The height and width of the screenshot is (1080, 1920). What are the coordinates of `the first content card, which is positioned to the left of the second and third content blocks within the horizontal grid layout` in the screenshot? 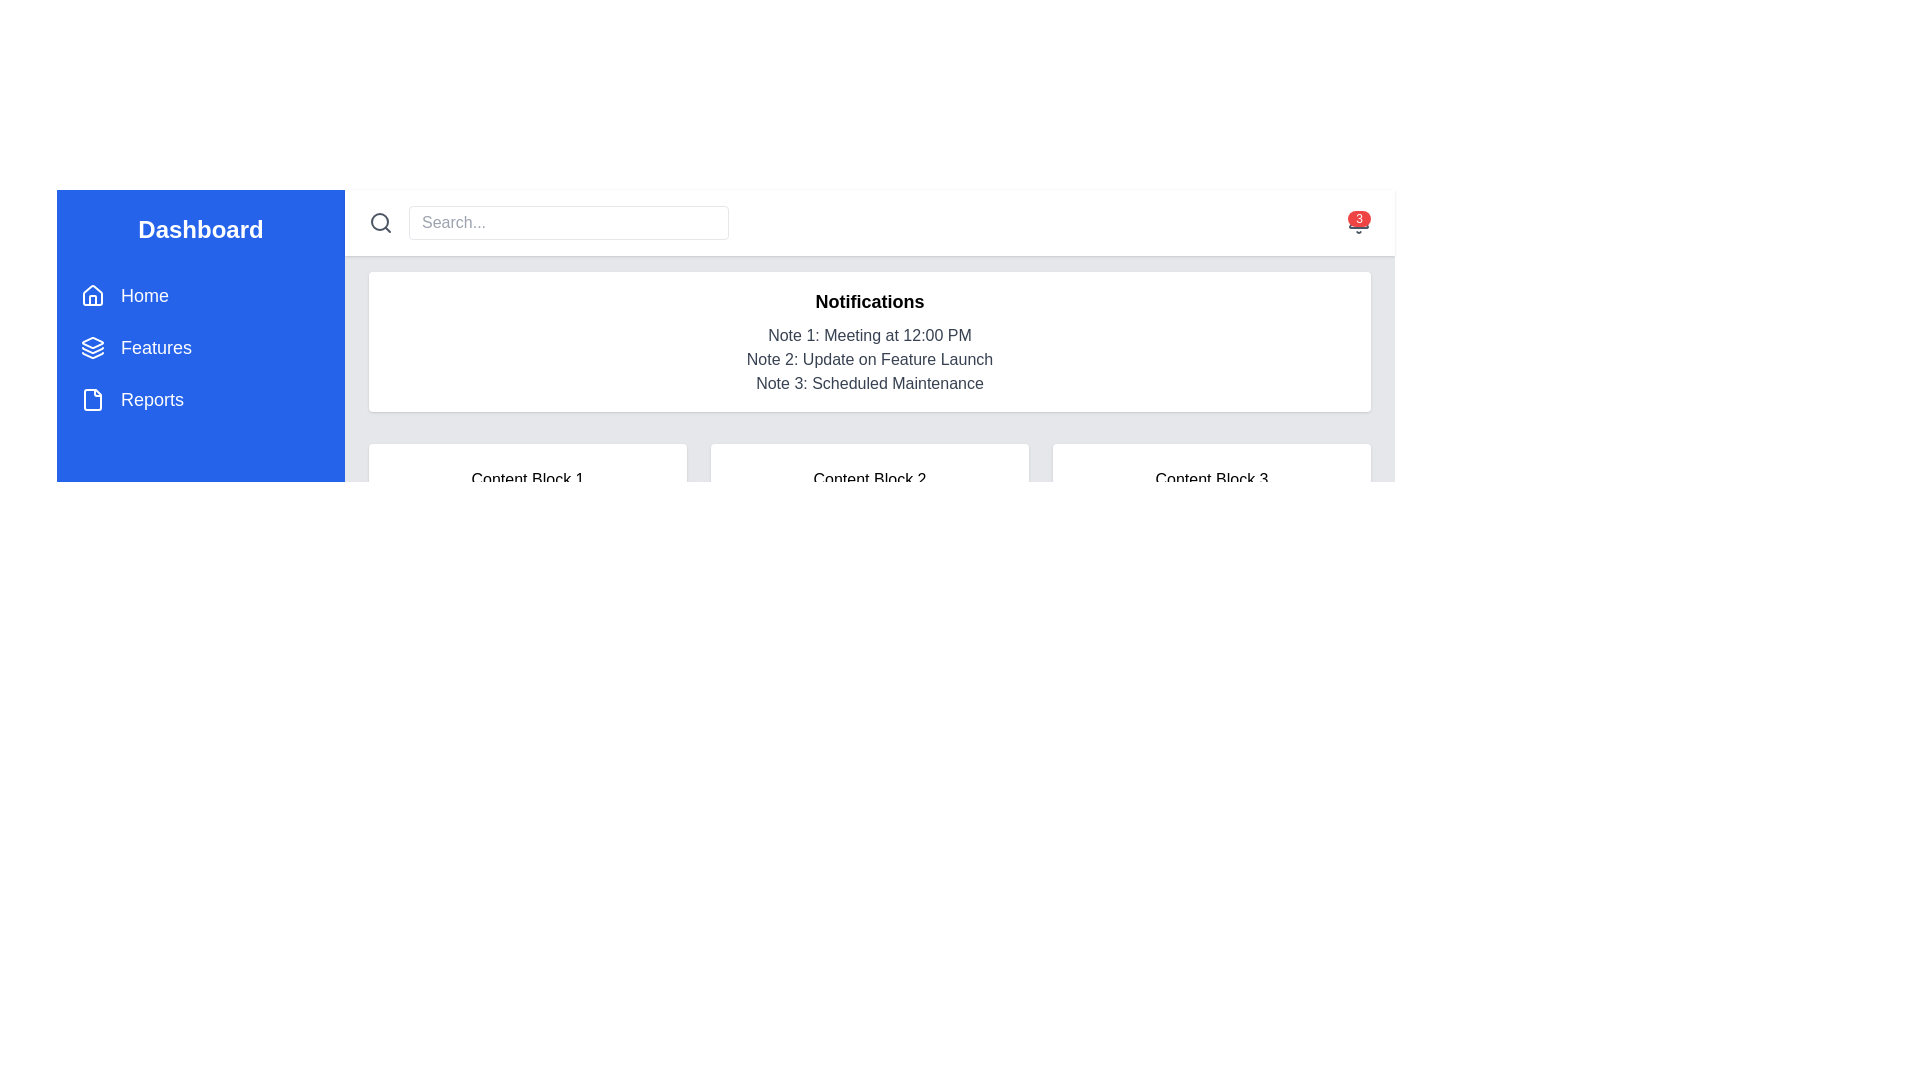 It's located at (528, 479).